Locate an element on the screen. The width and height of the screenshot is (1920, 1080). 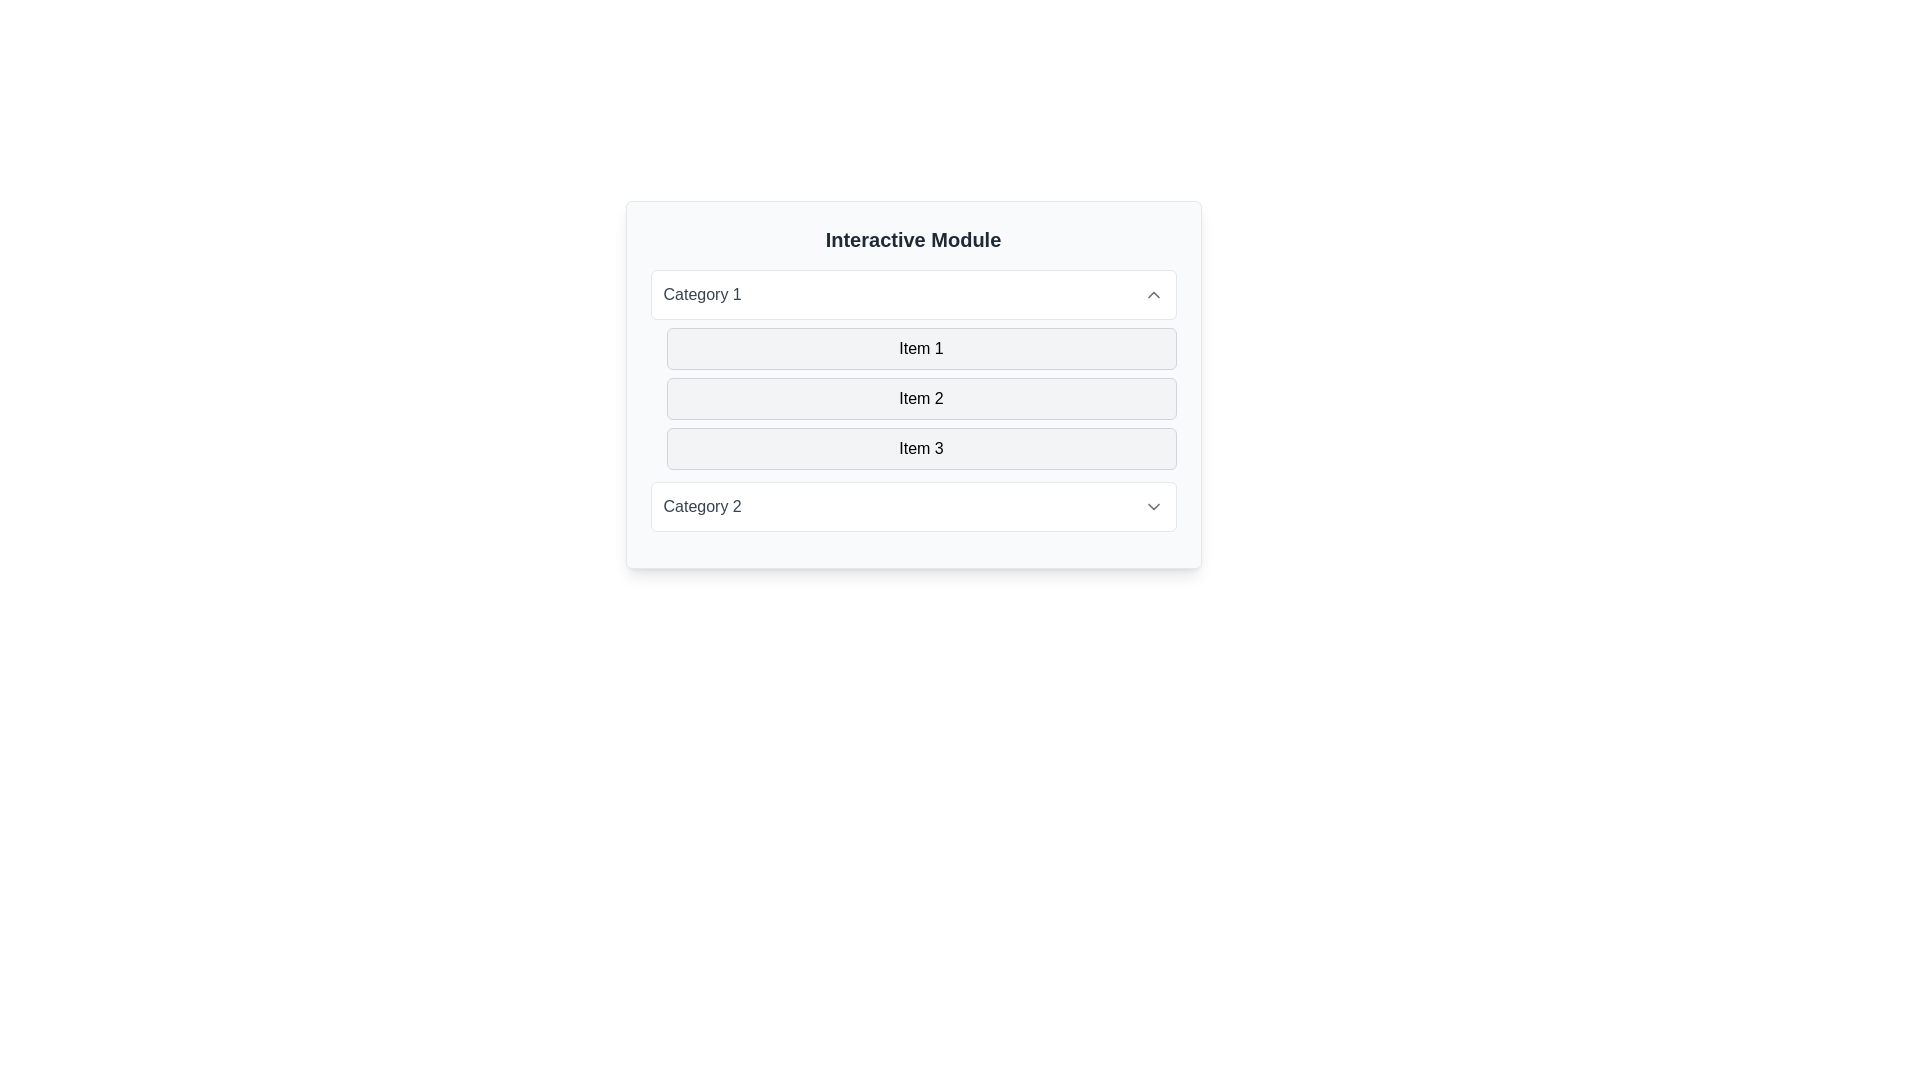
the List Item labeled 'Item 1' with a light gray background and black text is located at coordinates (920, 347).